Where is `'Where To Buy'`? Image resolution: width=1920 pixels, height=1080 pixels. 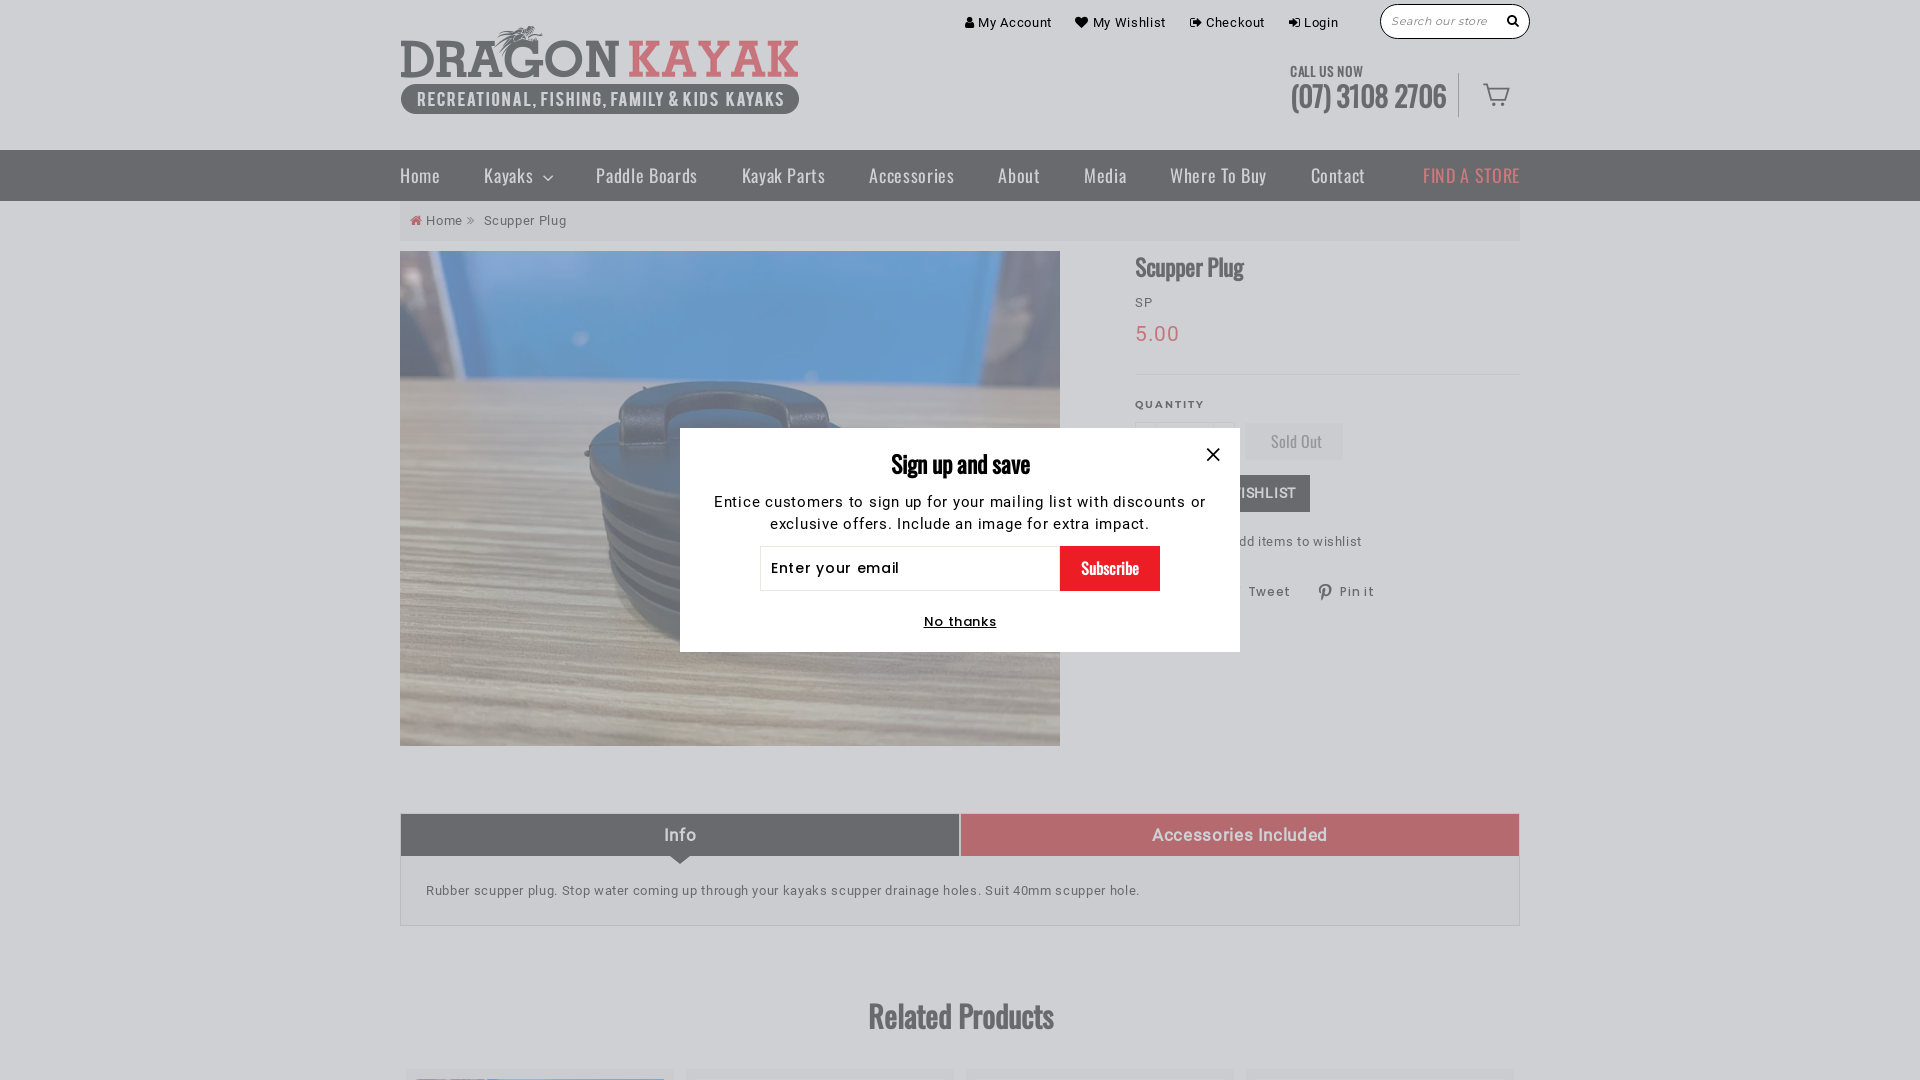 'Where To Buy' is located at coordinates (1217, 174).